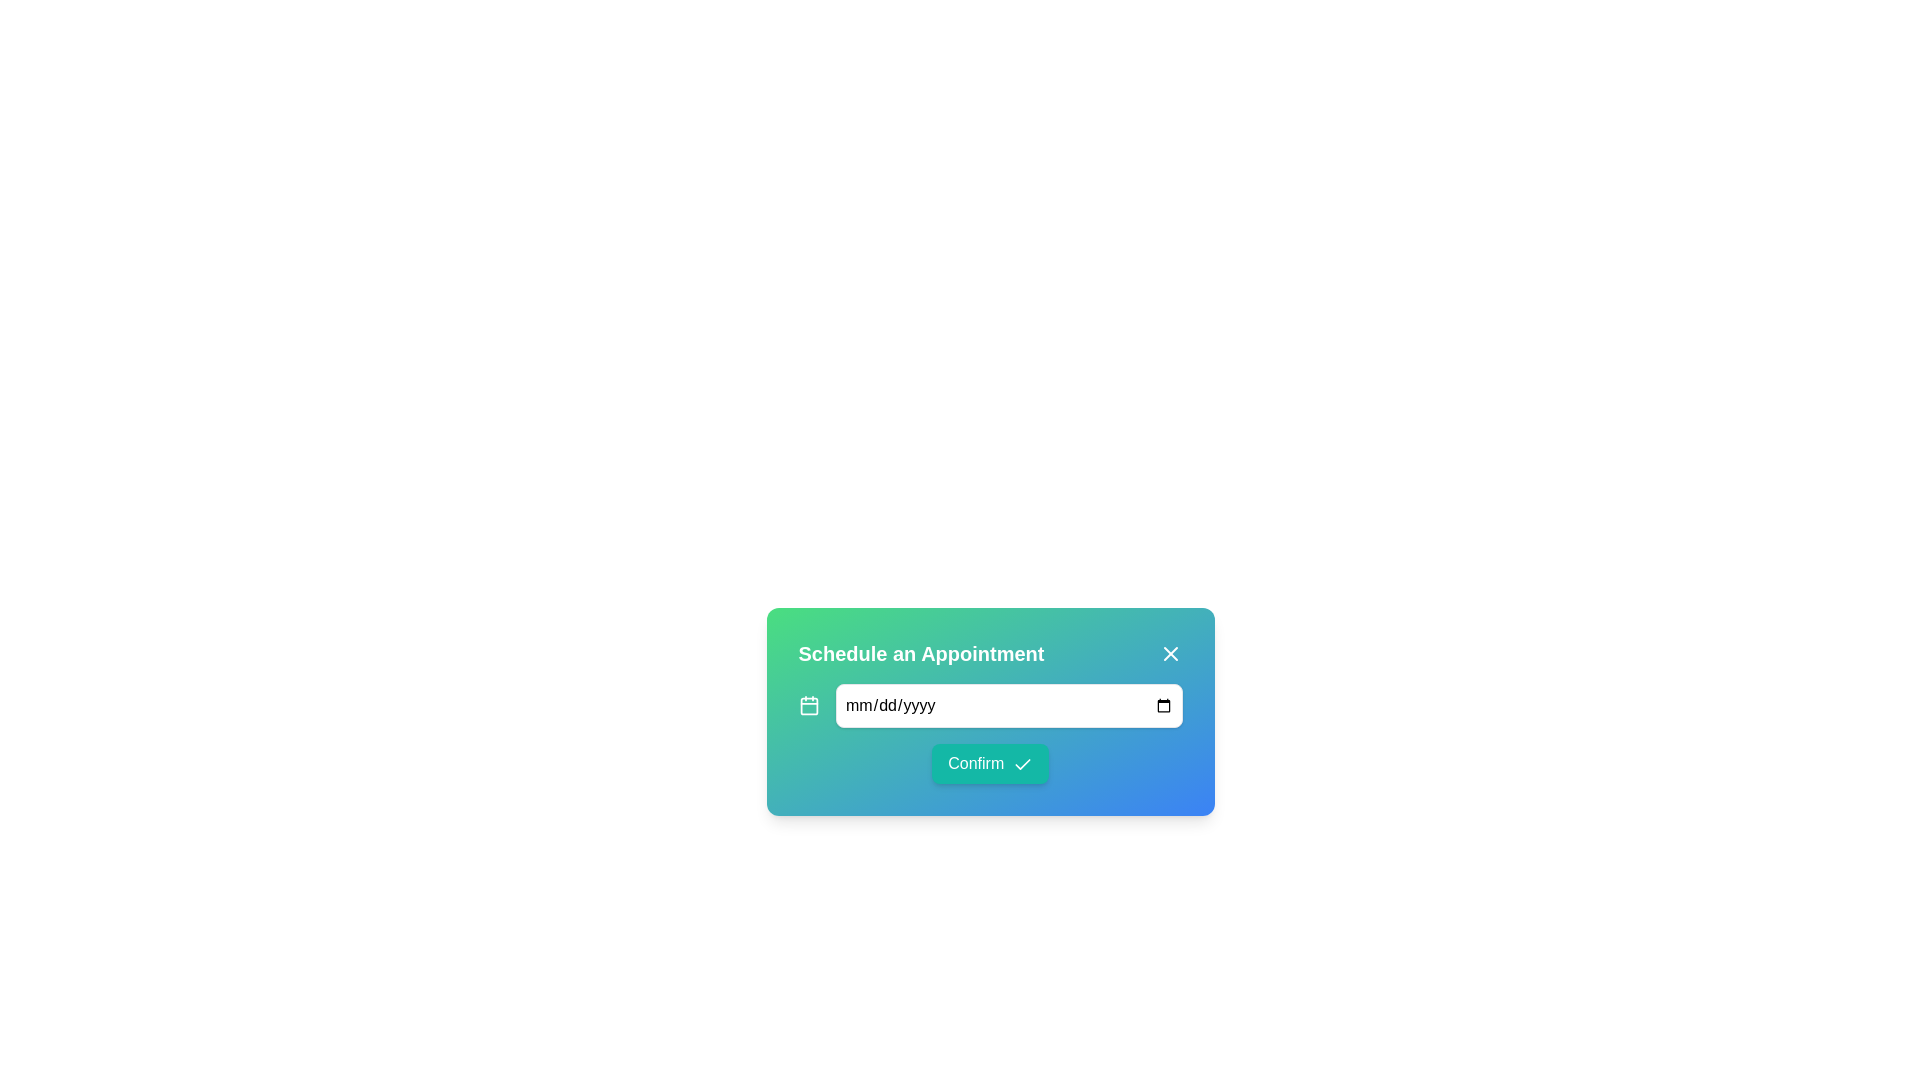  What do you see at coordinates (1022, 764) in the screenshot?
I see `the 'Confirm' button which contains the icon that visually reinforces the confirmation action` at bounding box center [1022, 764].